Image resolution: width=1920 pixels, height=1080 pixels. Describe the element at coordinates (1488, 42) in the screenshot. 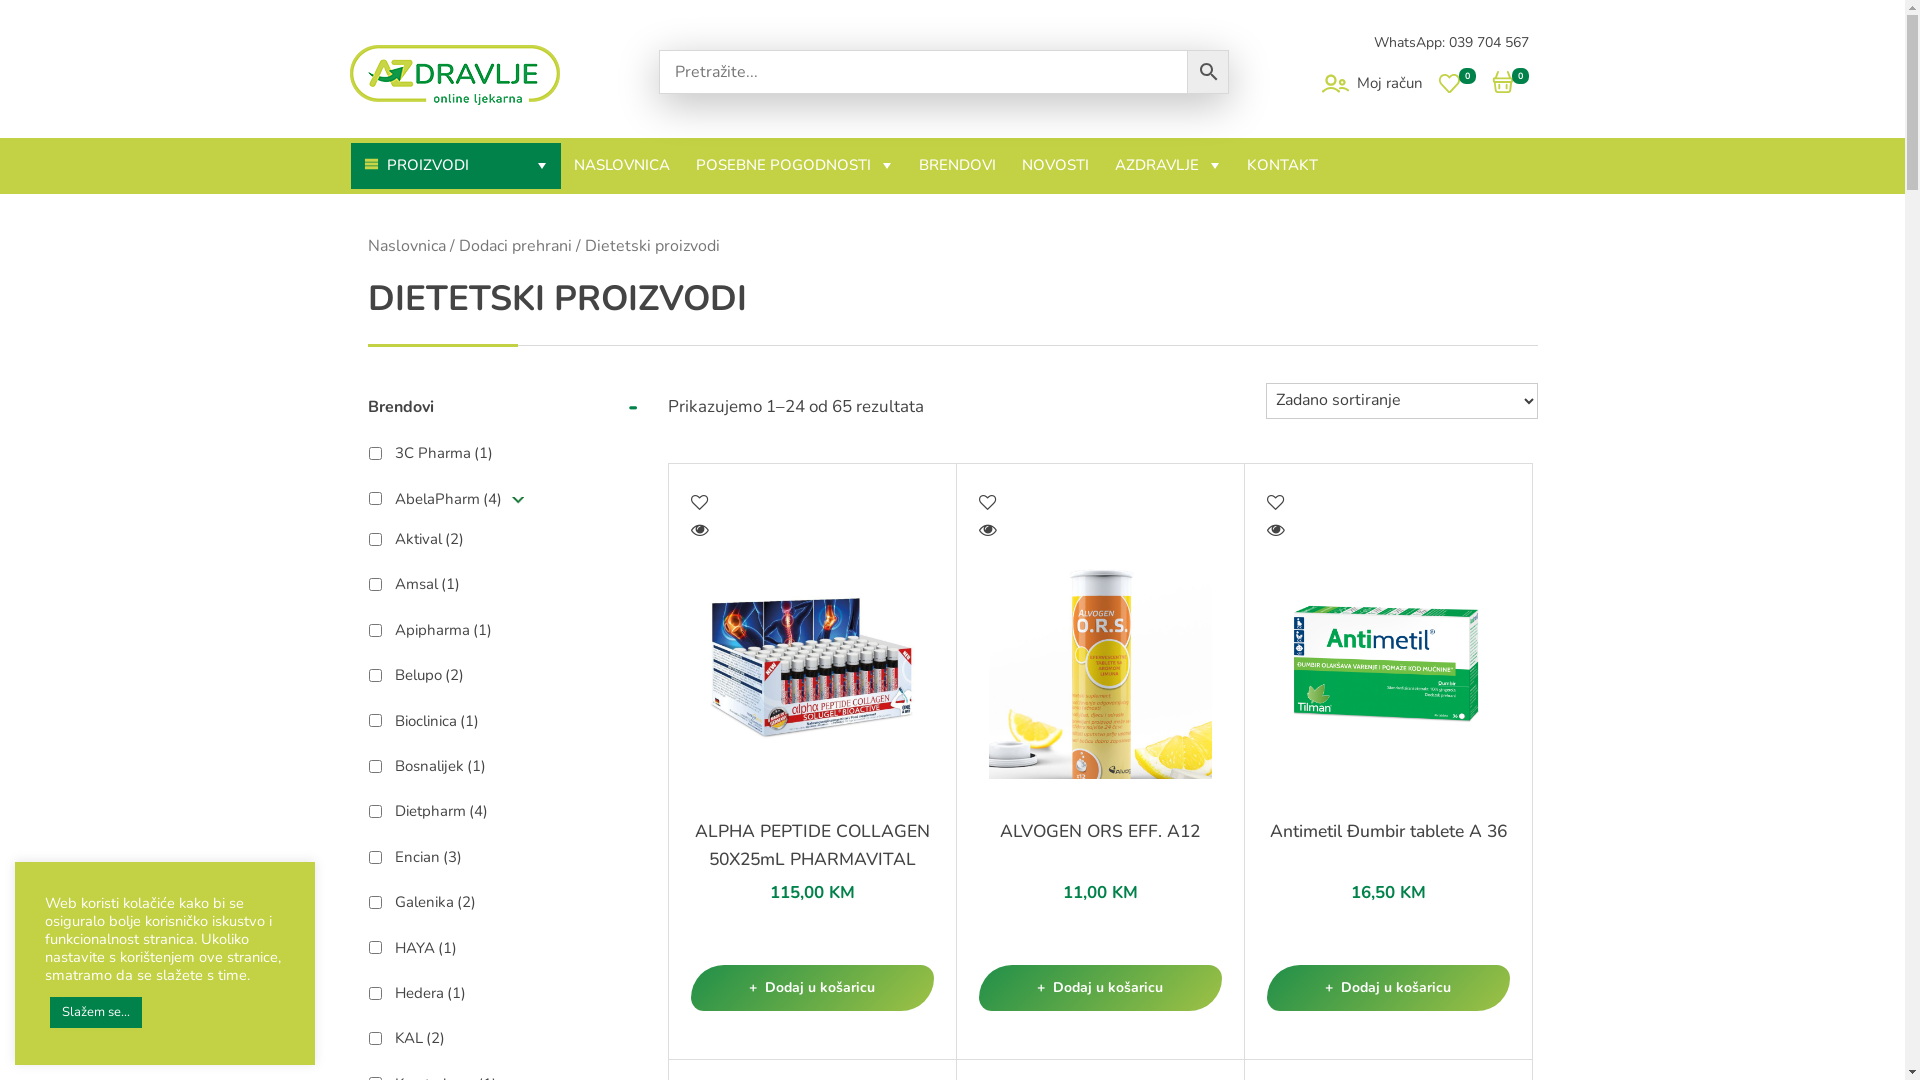

I see `'039 704 567'` at that location.